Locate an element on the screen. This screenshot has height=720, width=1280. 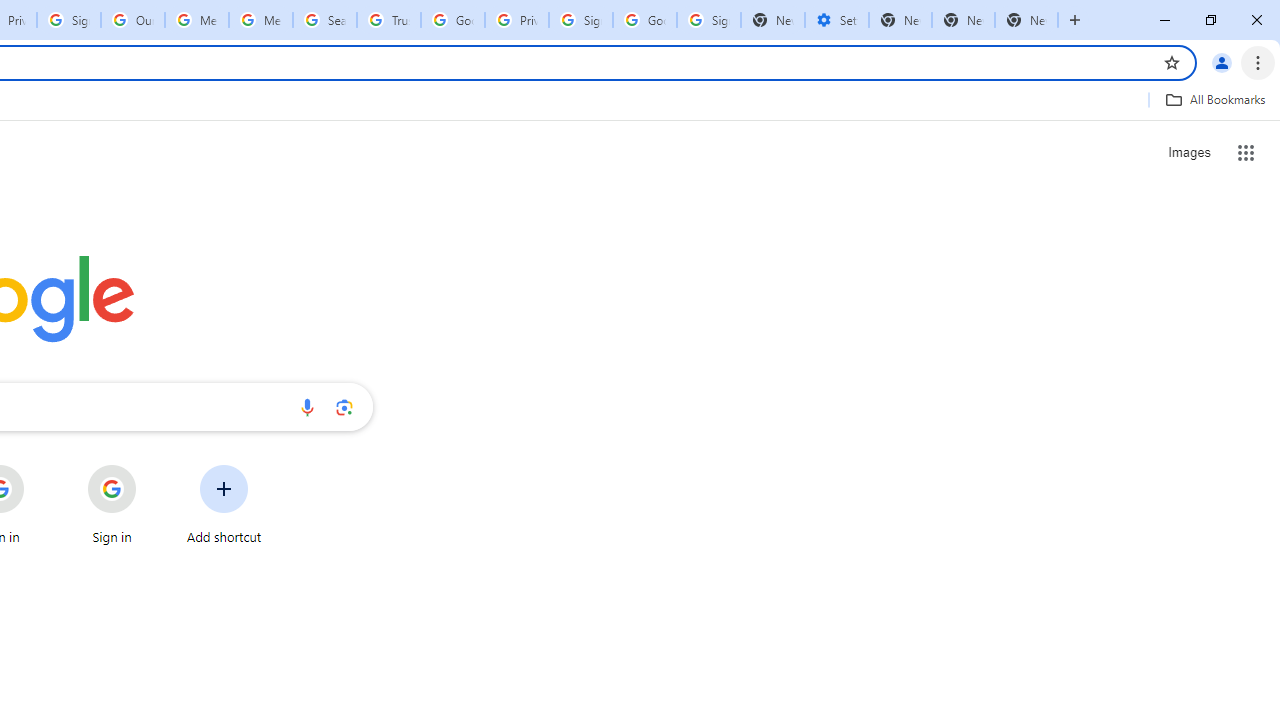
'Minimize' is located at coordinates (1165, 20).